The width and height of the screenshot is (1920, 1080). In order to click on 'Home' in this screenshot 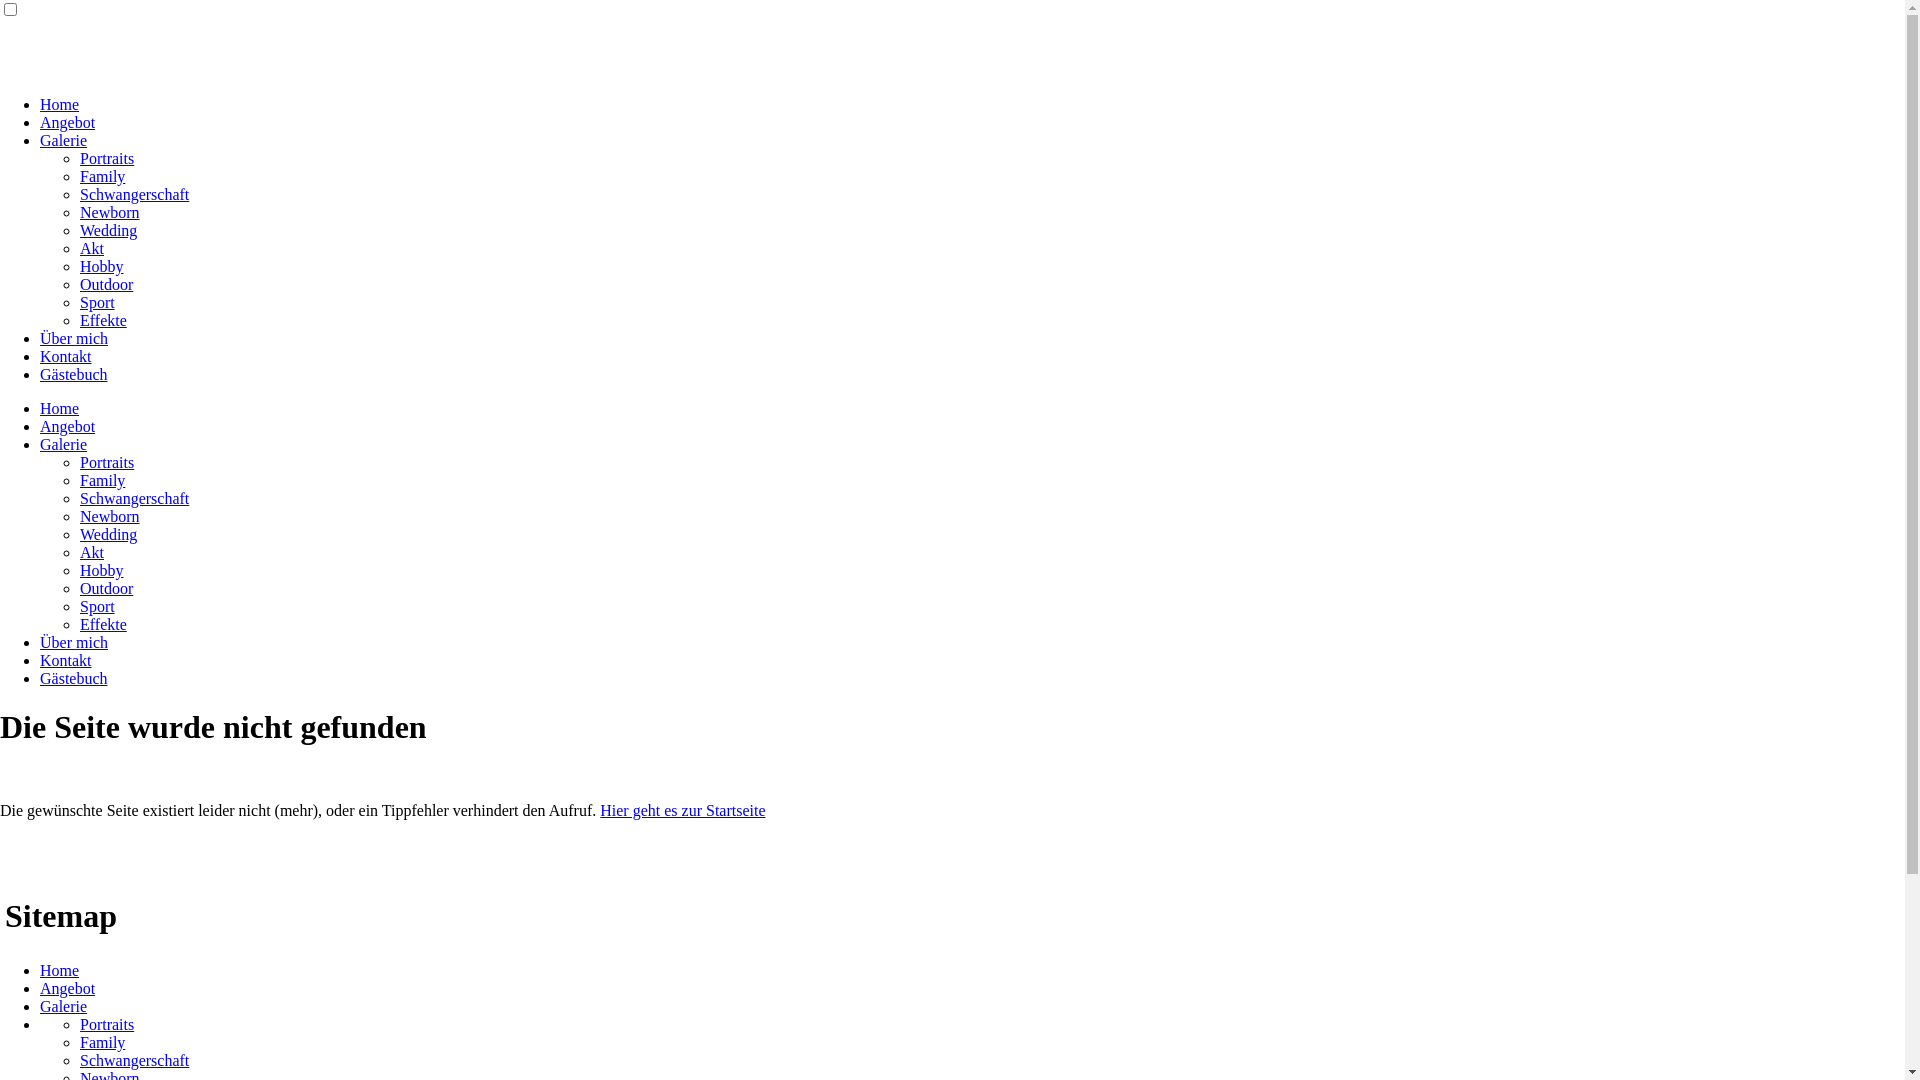, I will do `click(59, 969)`.